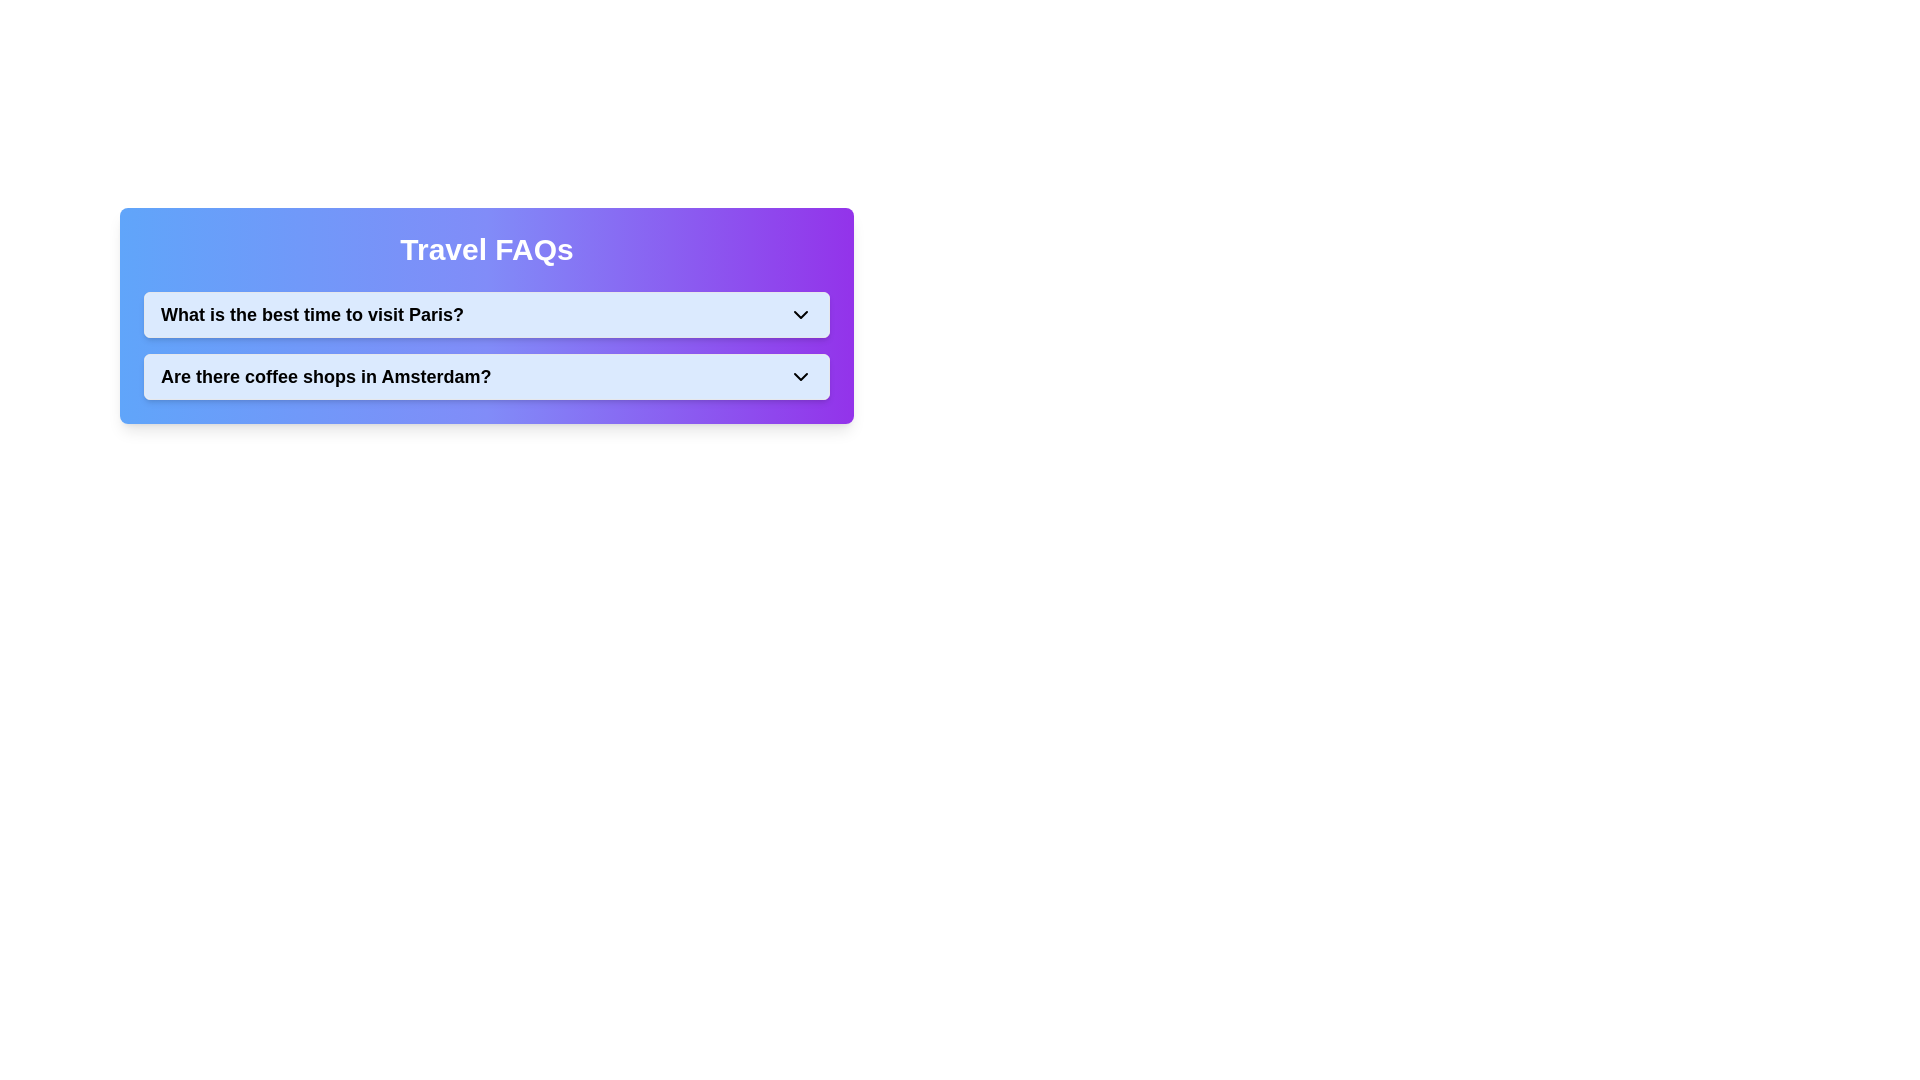  I want to click on the black downward-facing chevron icon on a light blue background, positioned to the right of the text 'Are there coffee shops in Amsterdam?', so click(801, 377).